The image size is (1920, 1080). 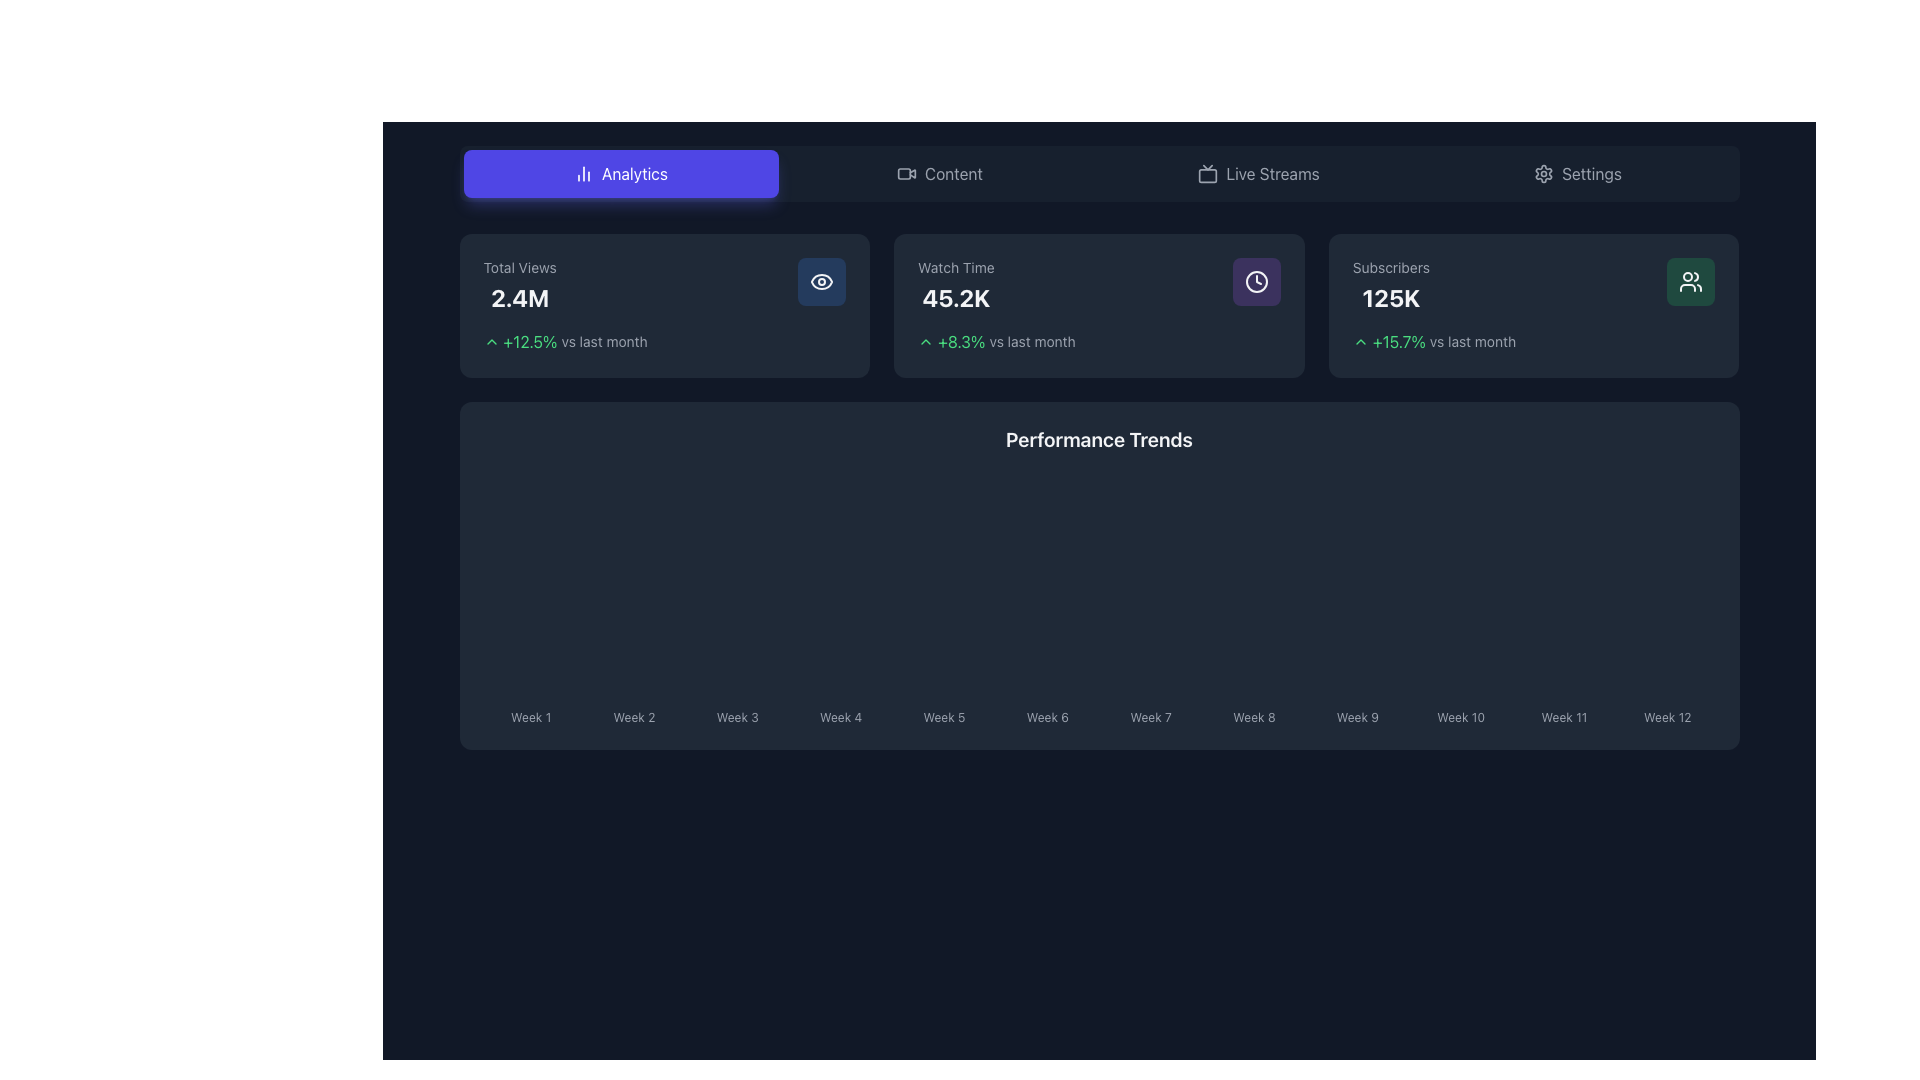 What do you see at coordinates (530, 341) in the screenshot?
I see `the static text label that indicates a positive numerical percentage change of 12.5%, positioned below the primary metric value ('2.4M') and to the right of an upward-chevron icon` at bounding box center [530, 341].